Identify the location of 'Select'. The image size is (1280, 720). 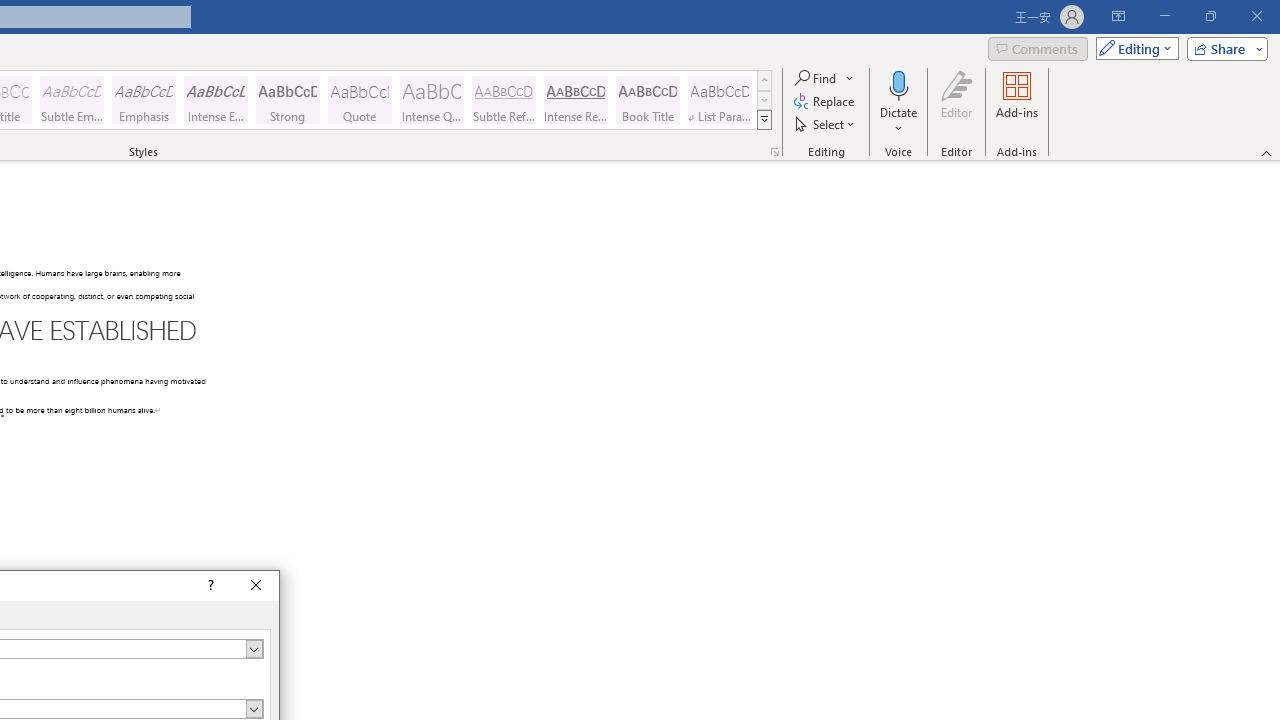
(826, 124).